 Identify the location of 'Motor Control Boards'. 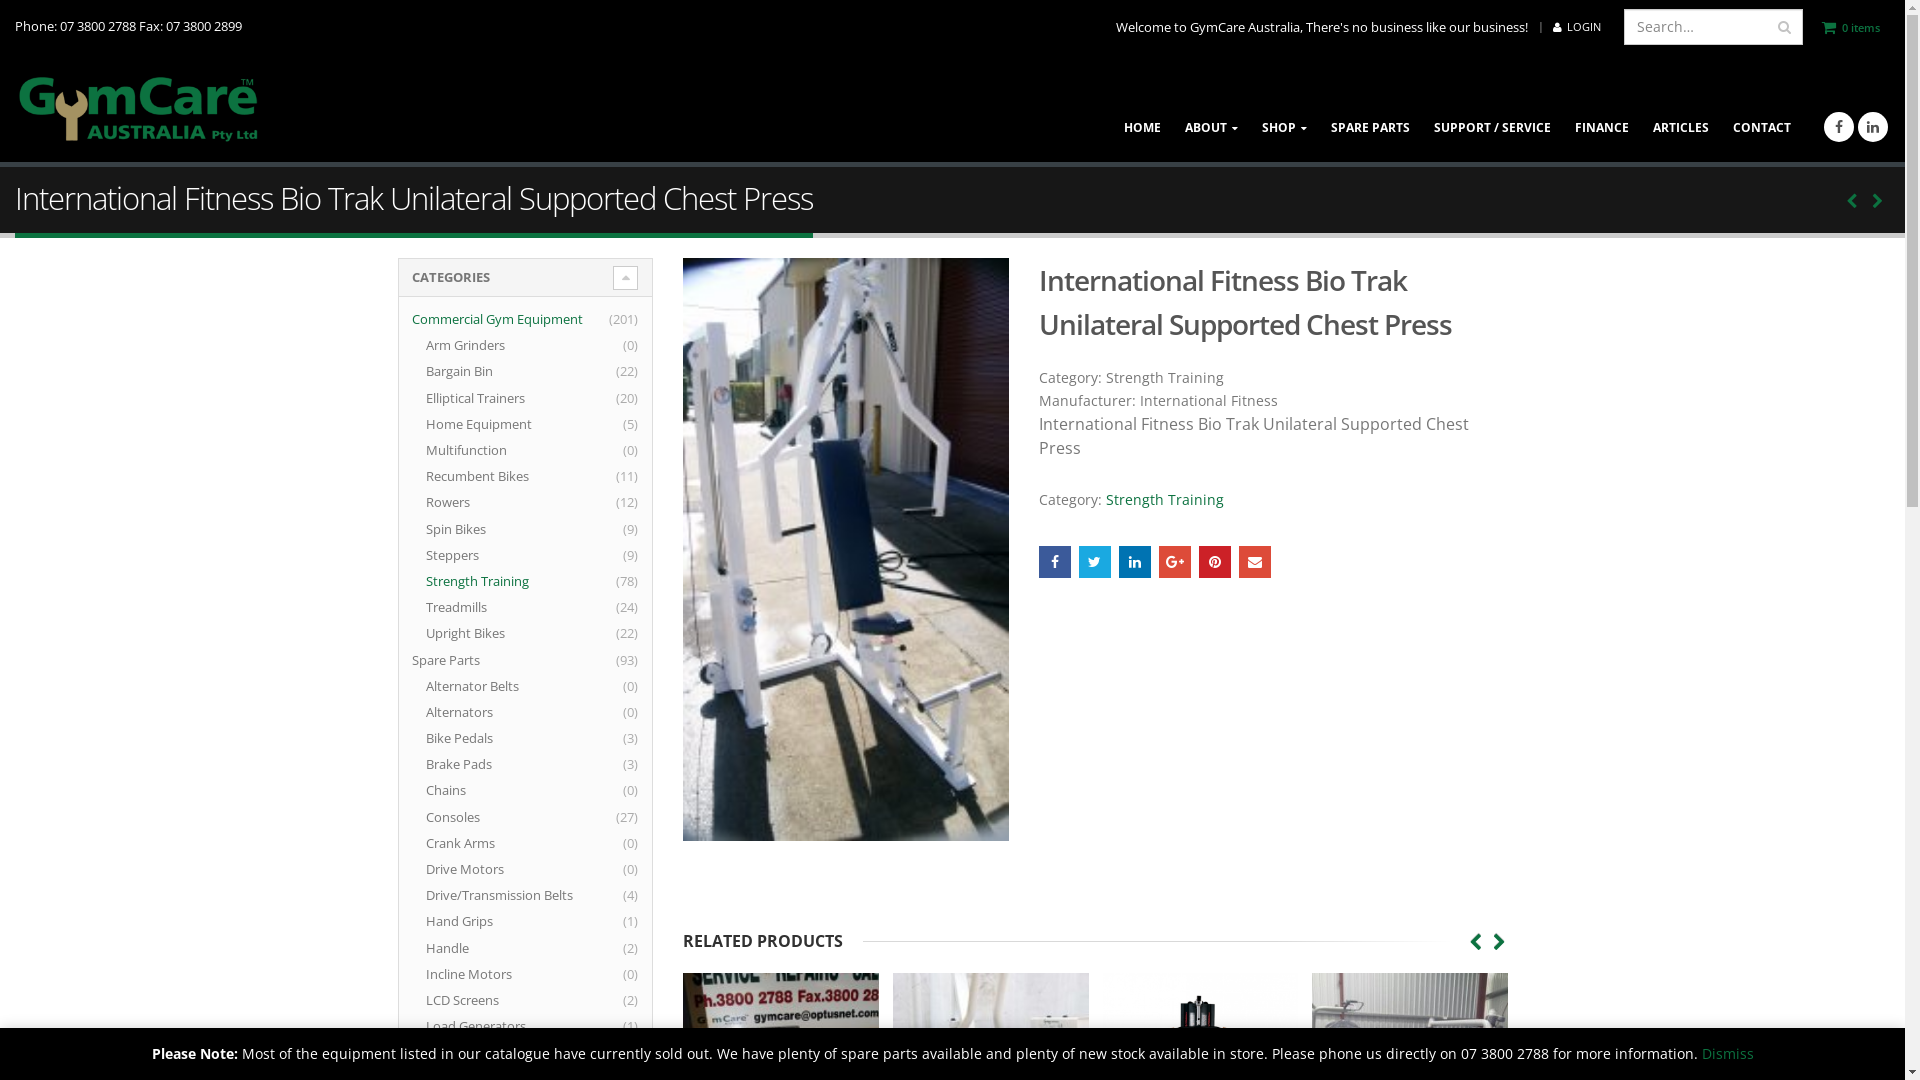
(504, 1051).